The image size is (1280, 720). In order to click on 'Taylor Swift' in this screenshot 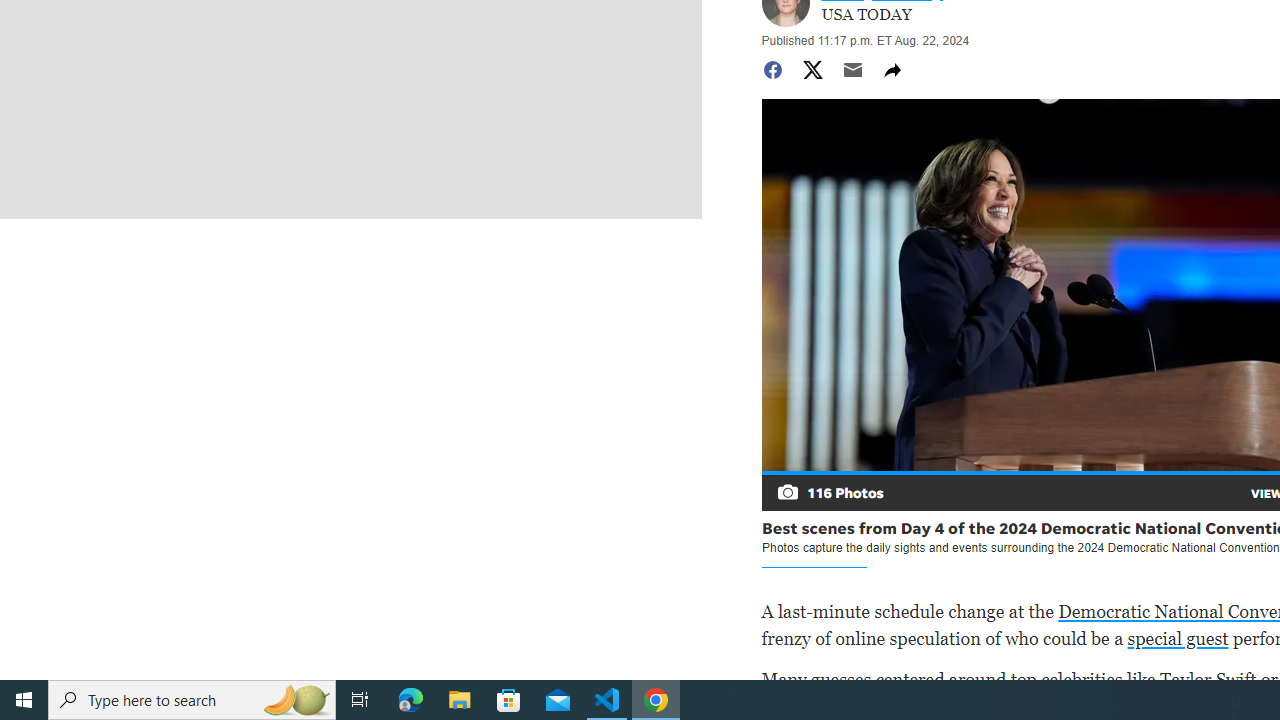, I will do `click(1207, 678)`.